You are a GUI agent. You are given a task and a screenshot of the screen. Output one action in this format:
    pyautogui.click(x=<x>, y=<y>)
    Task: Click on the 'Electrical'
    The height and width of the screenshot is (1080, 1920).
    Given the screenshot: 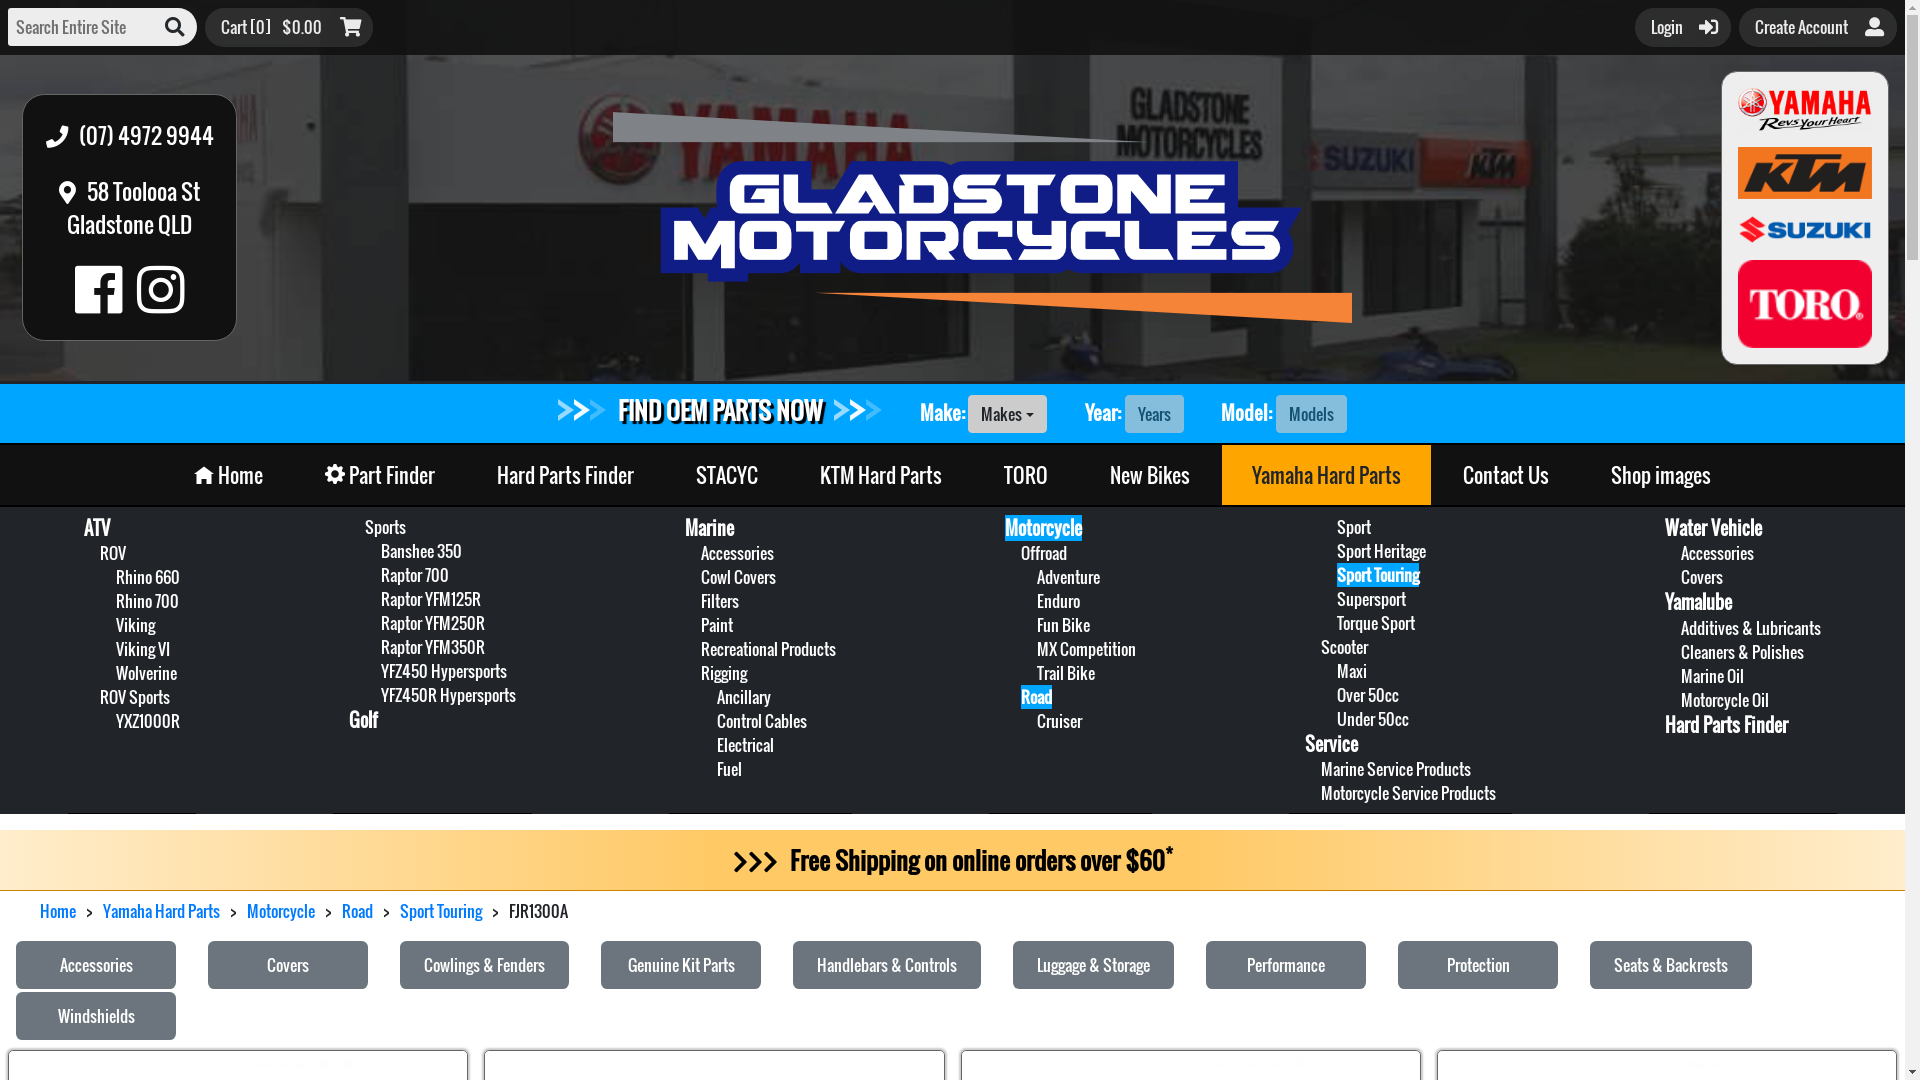 What is the action you would take?
    pyautogui.click(x=744, y=744)
    